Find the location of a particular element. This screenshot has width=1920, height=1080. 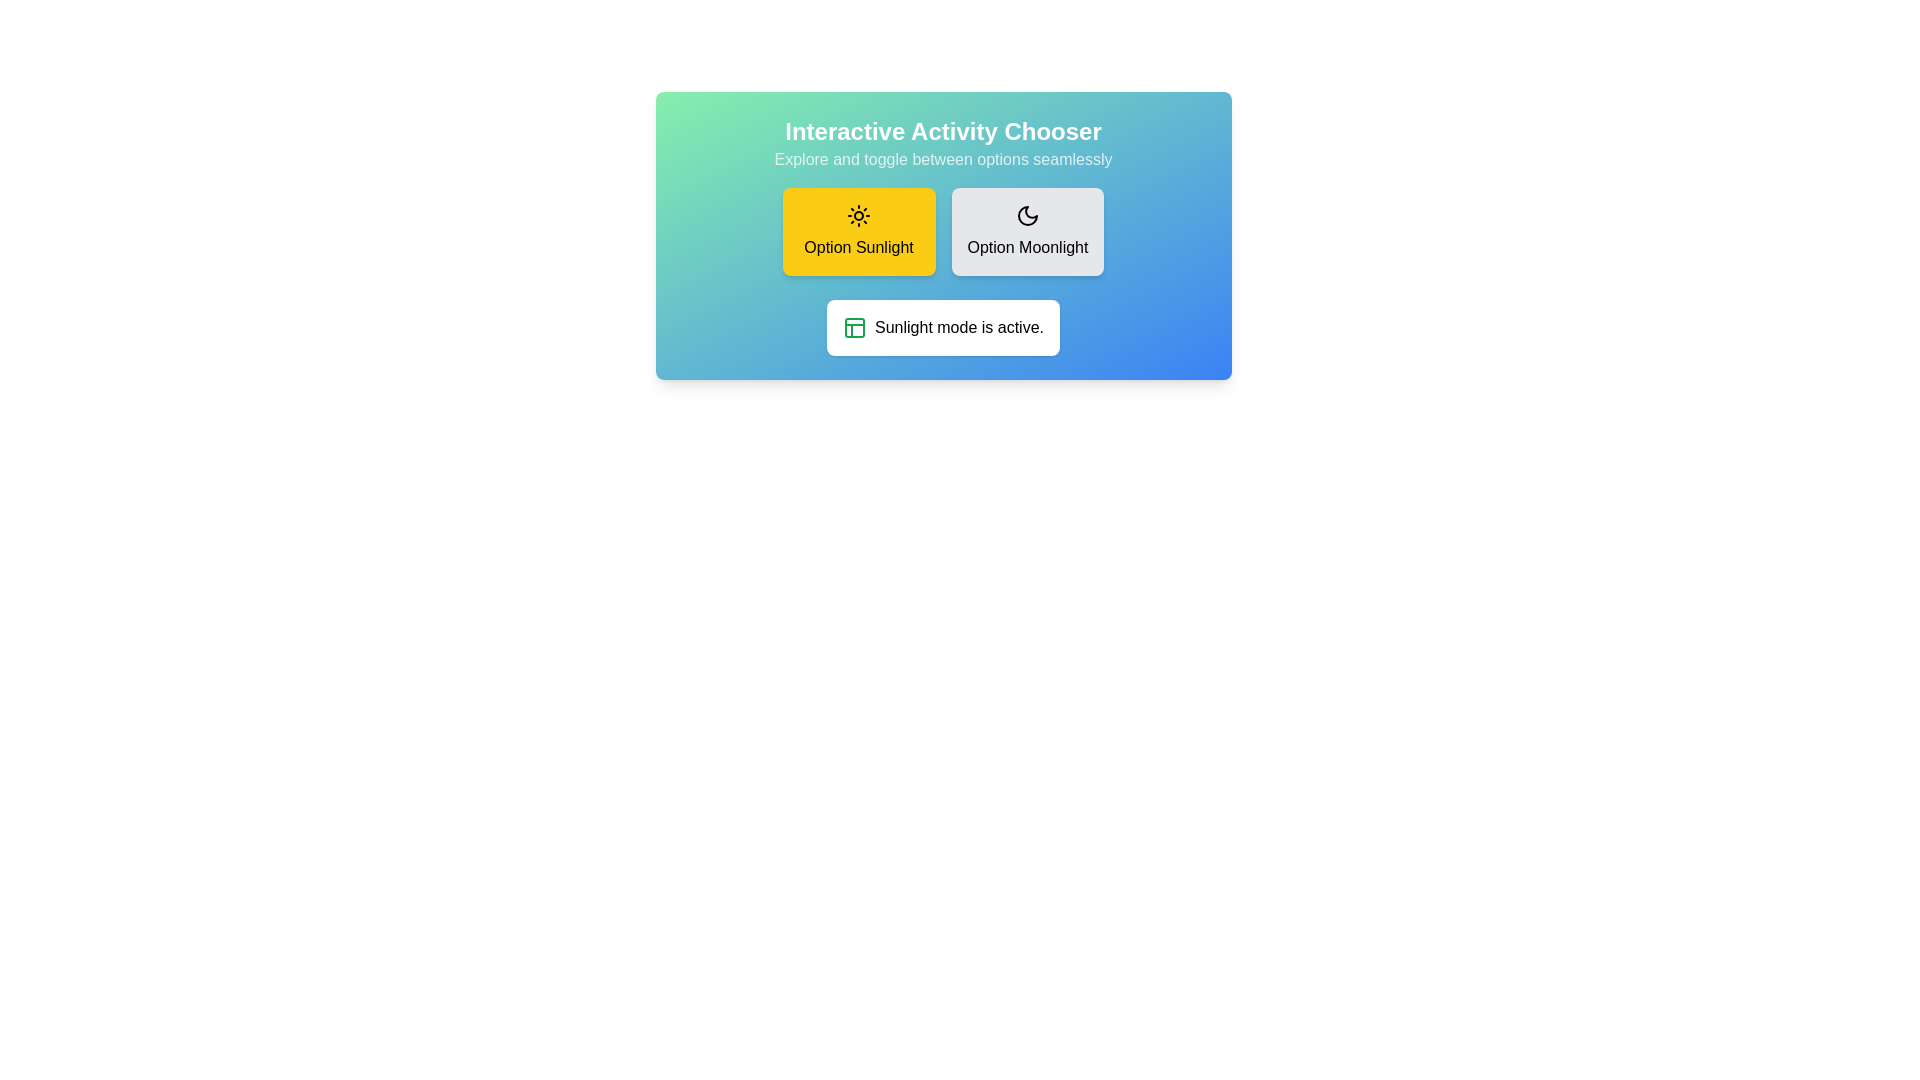

the 'Option Moonlight' button that contains the moon-shaped icon located at the top center of the button is located at coordinates (1027, 216).